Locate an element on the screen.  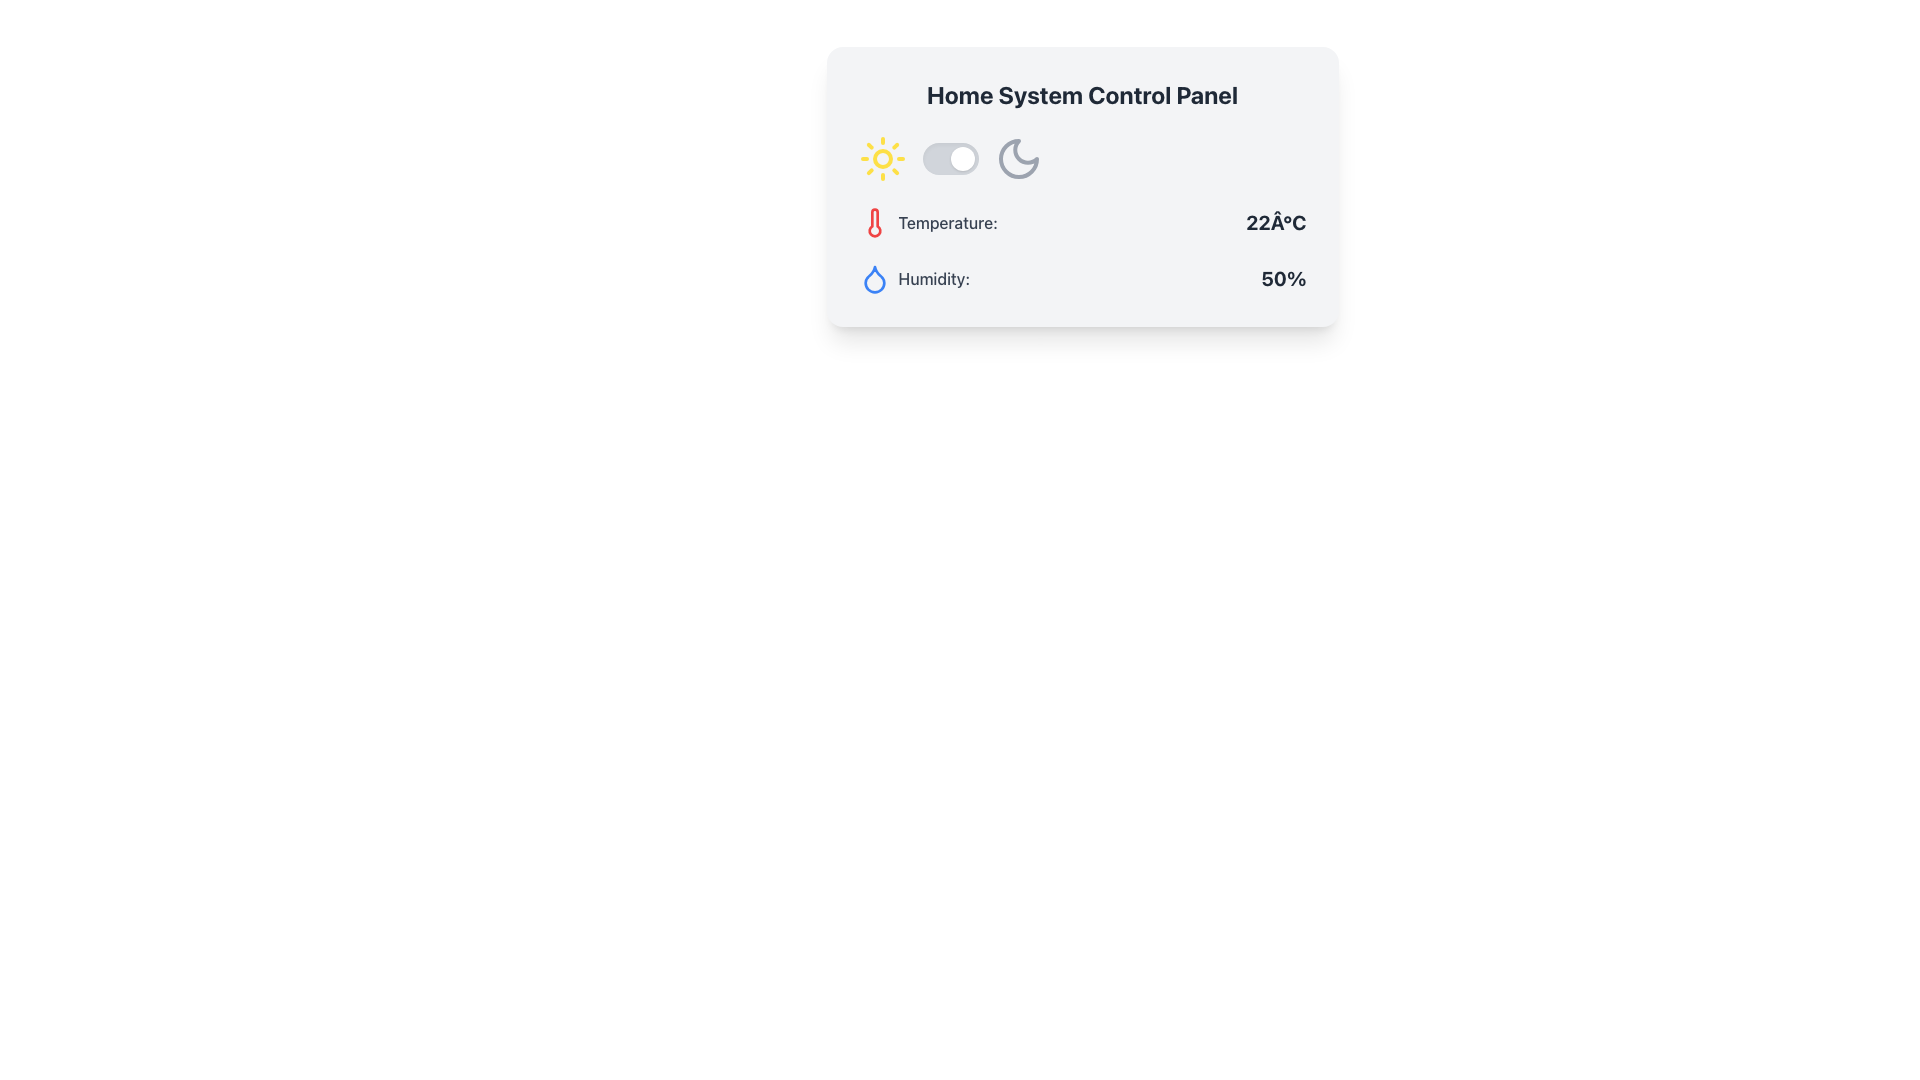
displayed temperature value '22Â°C' from the static text label, which is styled in bold, extra-large dark gray font and is positioned to the right of the 'Temperature:' label and thermometer icon is located at coordinates (1275, 223).